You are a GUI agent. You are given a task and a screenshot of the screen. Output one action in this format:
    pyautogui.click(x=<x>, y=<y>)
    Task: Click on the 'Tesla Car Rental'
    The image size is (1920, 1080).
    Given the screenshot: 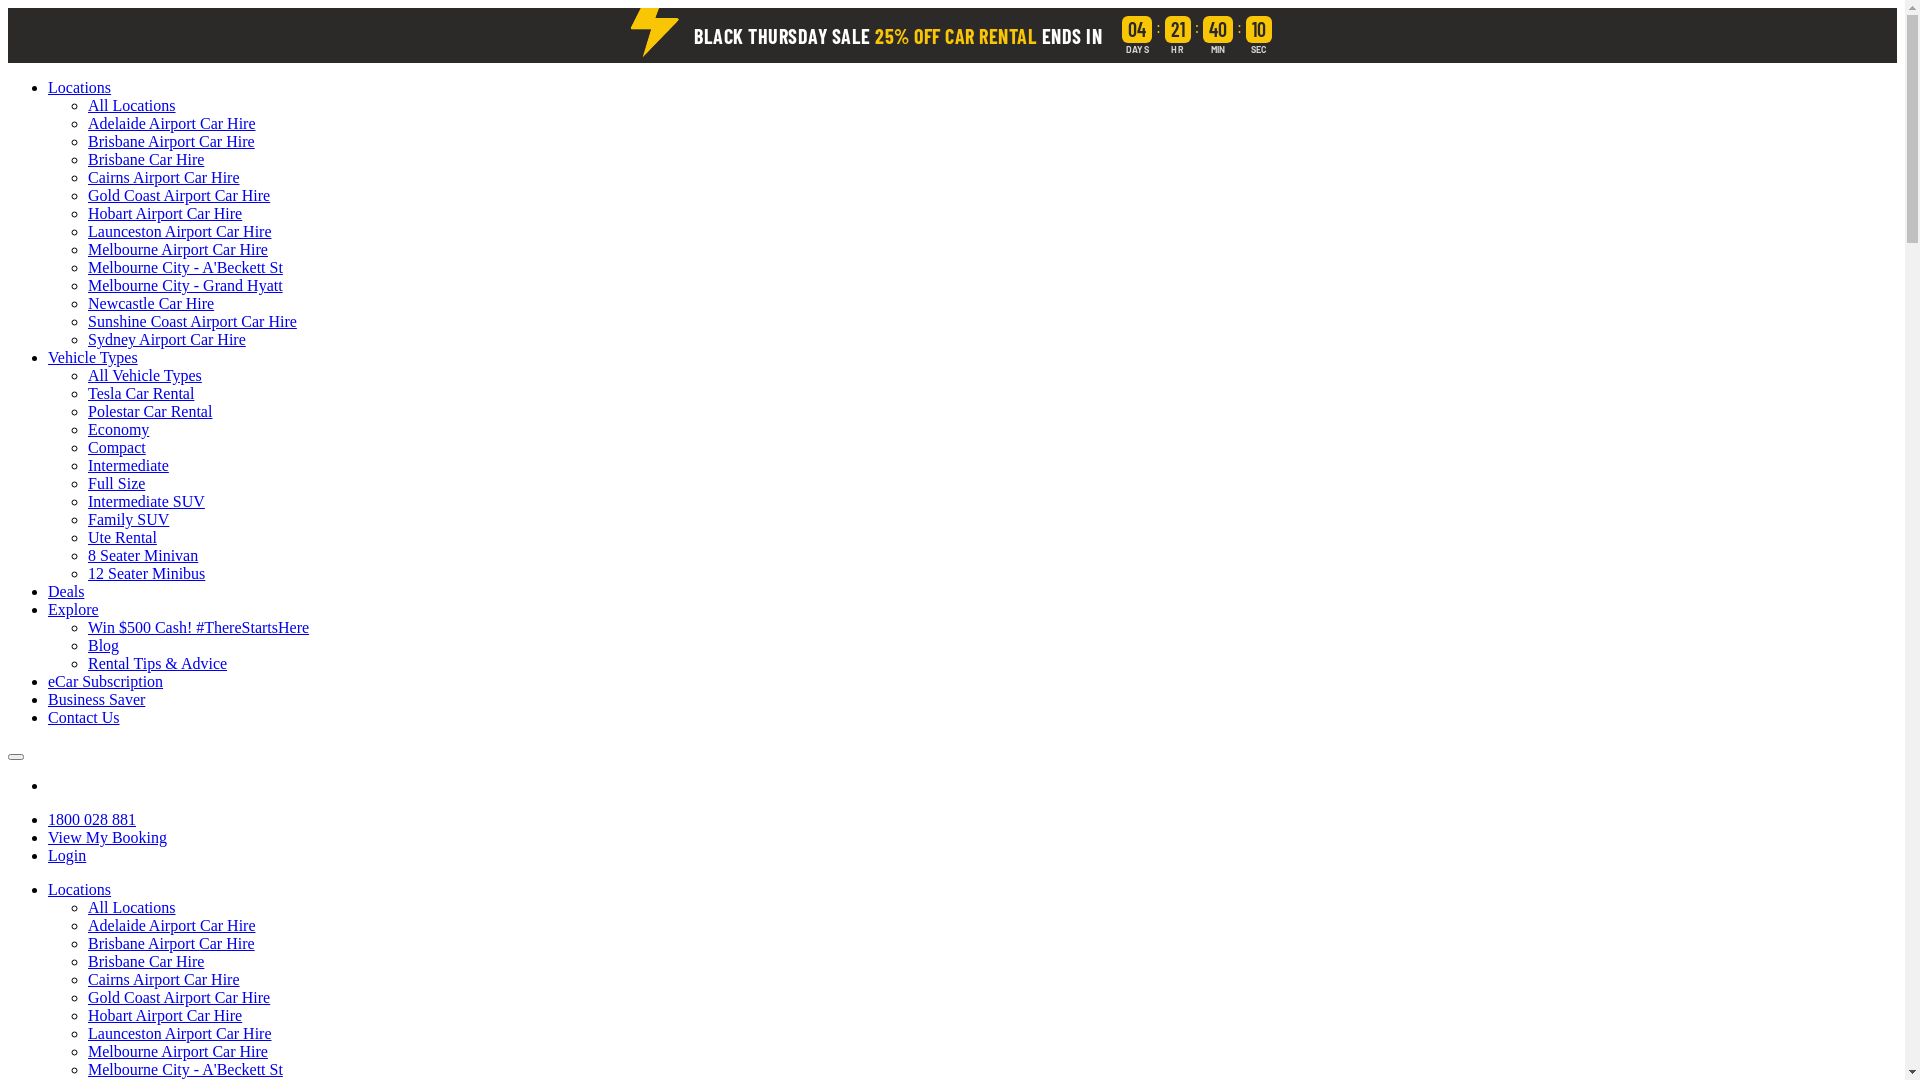 What is the action you would take?
    pyautogui.click(x=139, y=393)
    